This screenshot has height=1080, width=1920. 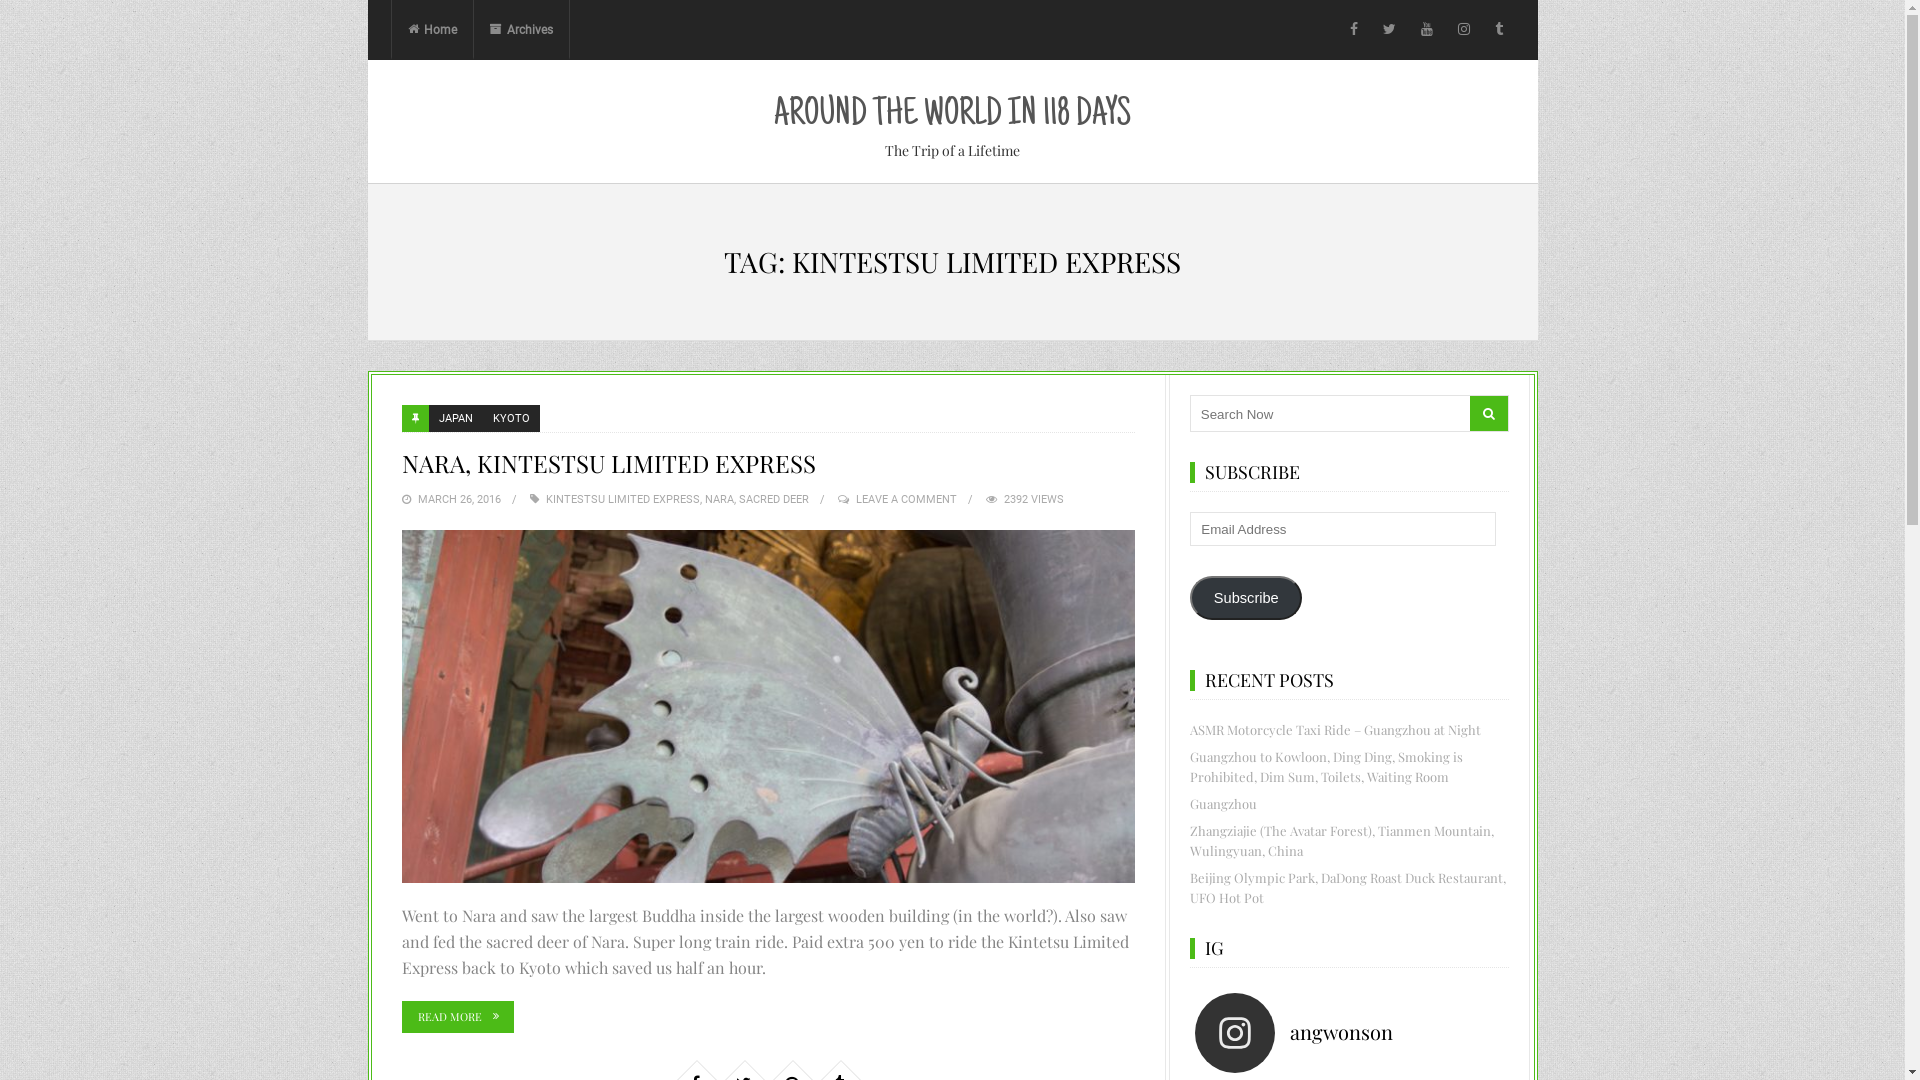 What do you see at coordinates (1388, 30) in the screenshot?
I see `'twitter'` at bounding box center [1388, 30].